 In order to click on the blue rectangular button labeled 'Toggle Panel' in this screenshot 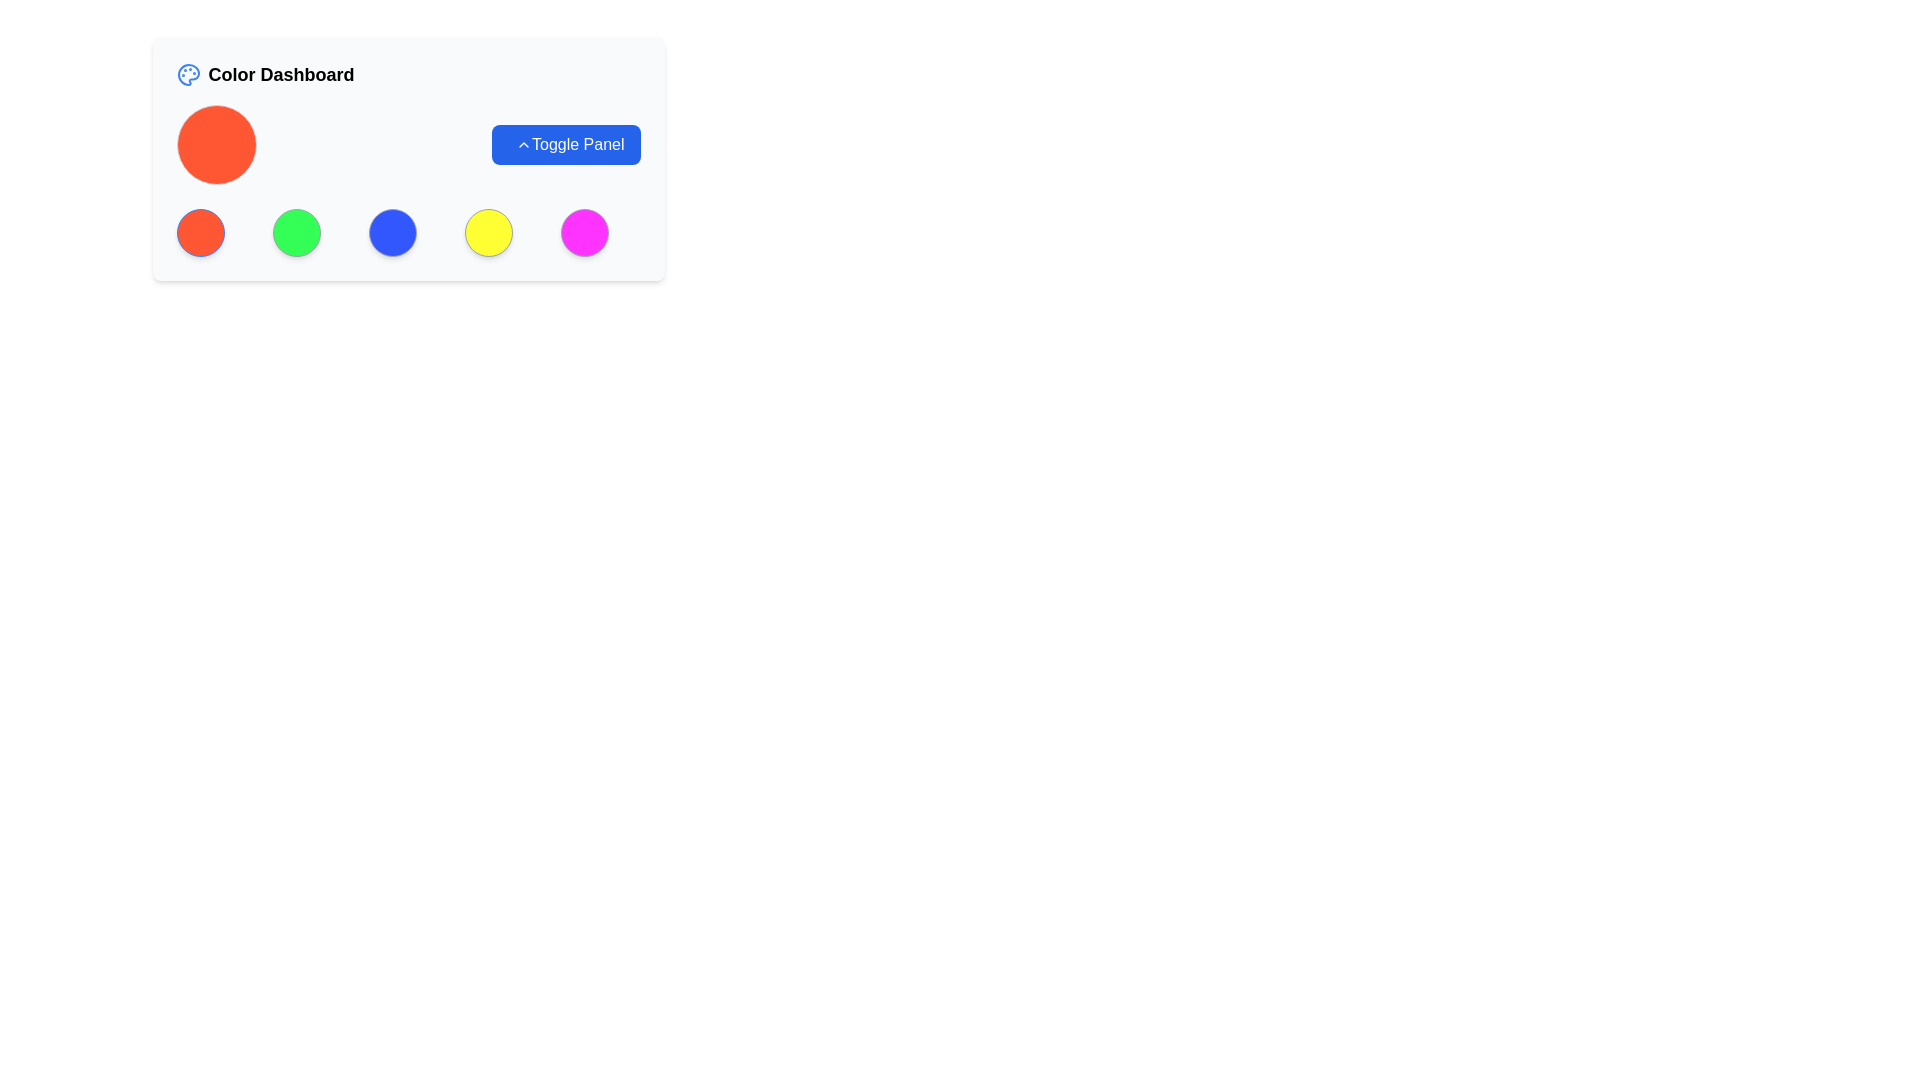, I will do `click(565, 144)`.